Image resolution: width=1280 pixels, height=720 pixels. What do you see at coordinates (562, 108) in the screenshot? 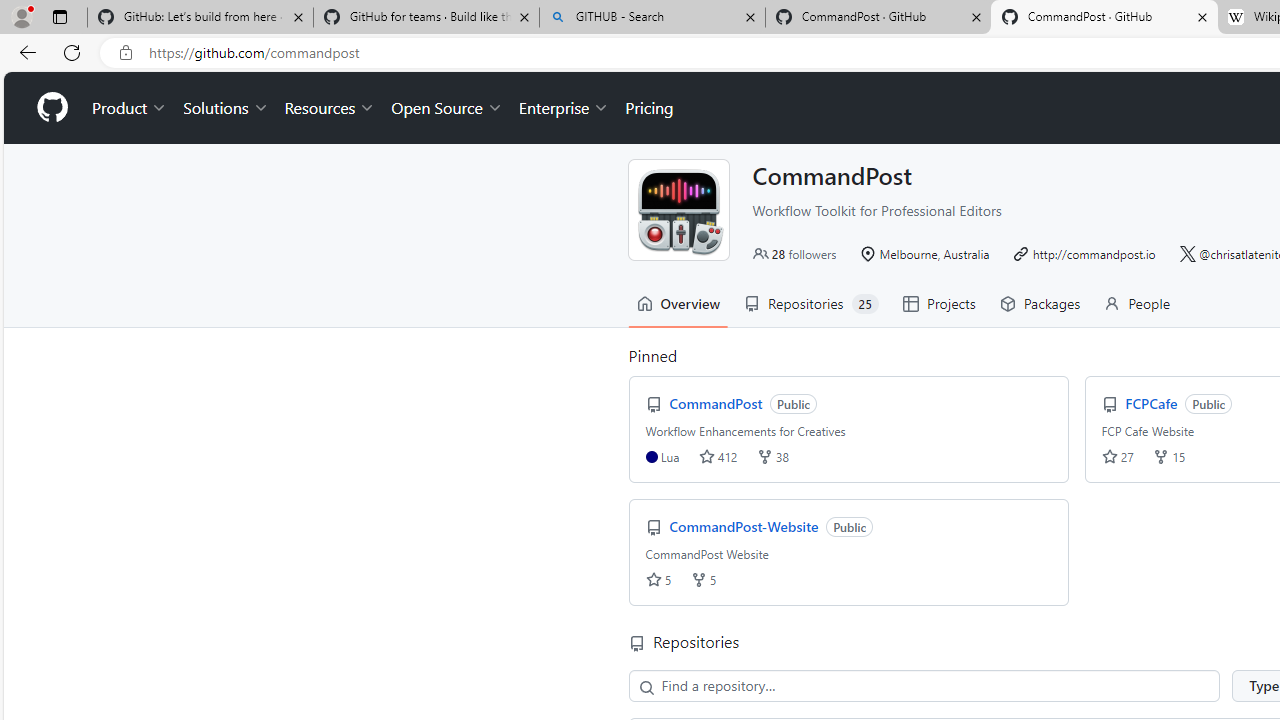
I see `'Enterprise'` at bounding box center [562, 108].